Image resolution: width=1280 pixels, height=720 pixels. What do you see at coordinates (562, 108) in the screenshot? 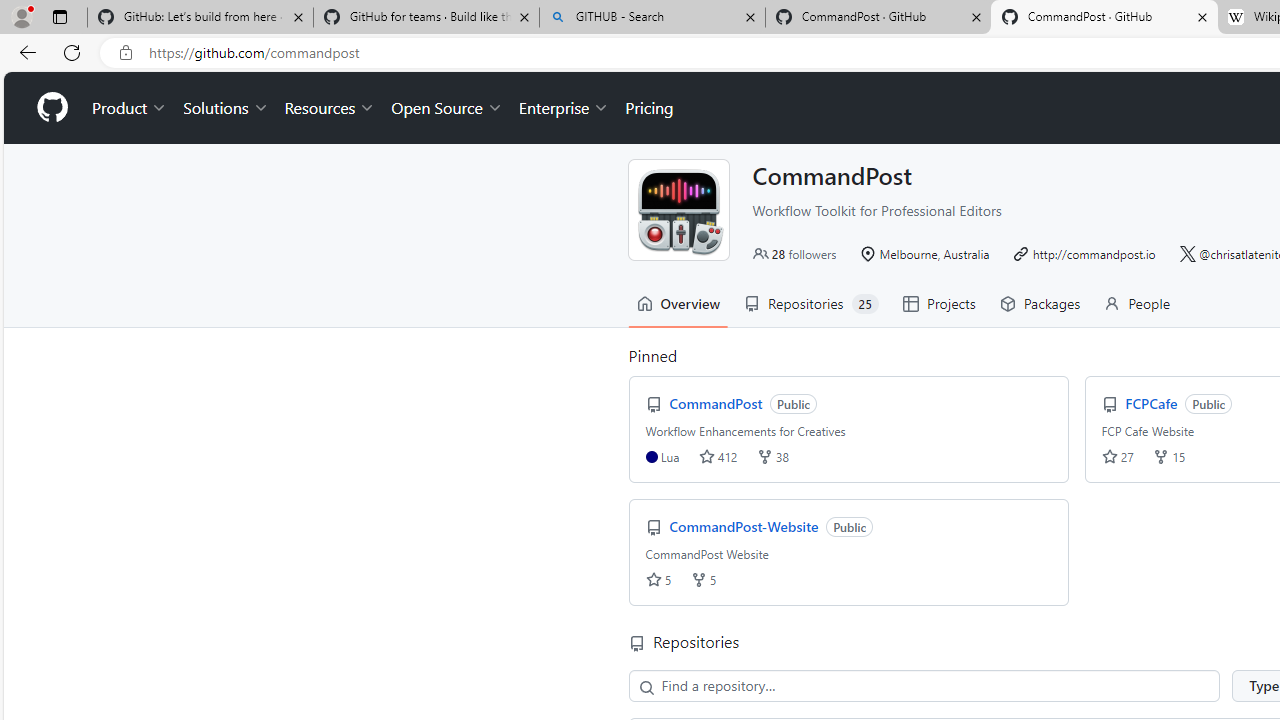
I see `'Enterprise'` at bounding box center [562, 108].